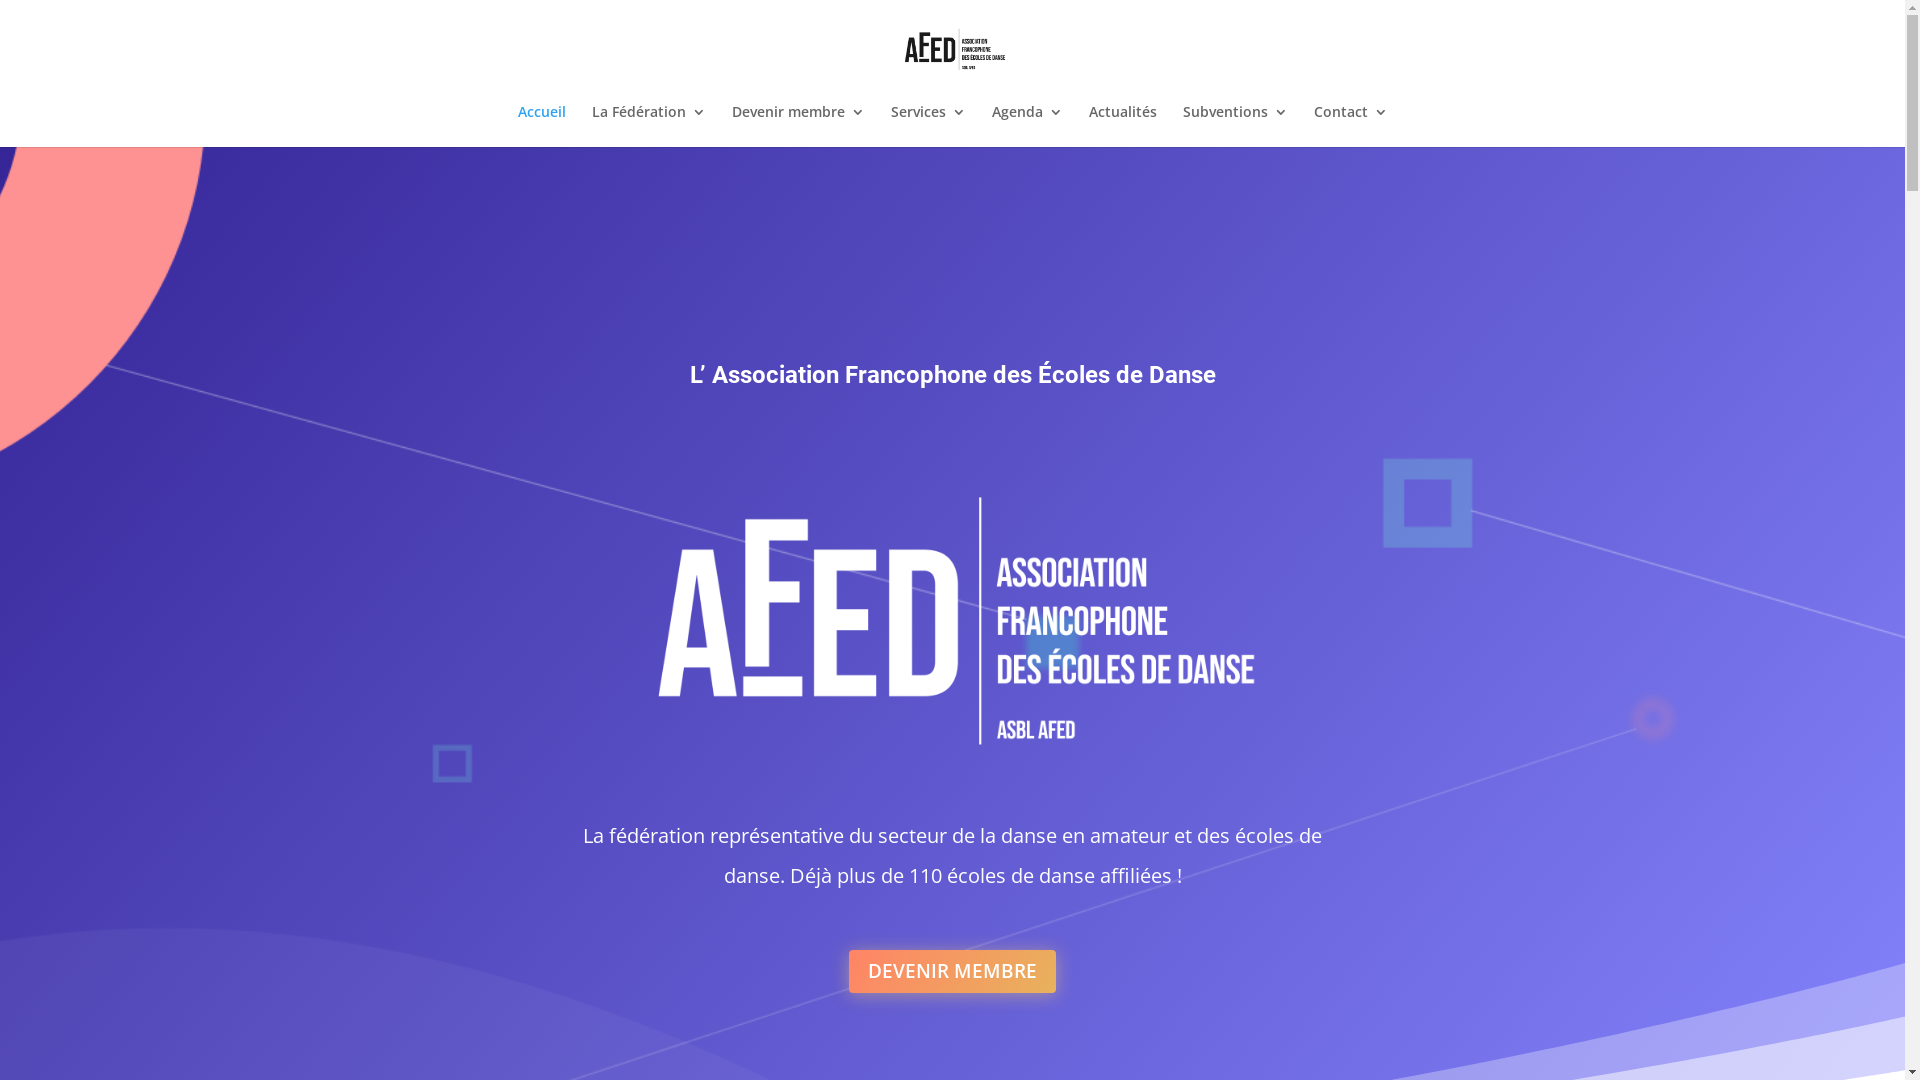 The width and height of the screenshot is (1920, 1080). Describe the element at coordinates (542, 126) in the screenshot. I see `'Accueil'` at that location.